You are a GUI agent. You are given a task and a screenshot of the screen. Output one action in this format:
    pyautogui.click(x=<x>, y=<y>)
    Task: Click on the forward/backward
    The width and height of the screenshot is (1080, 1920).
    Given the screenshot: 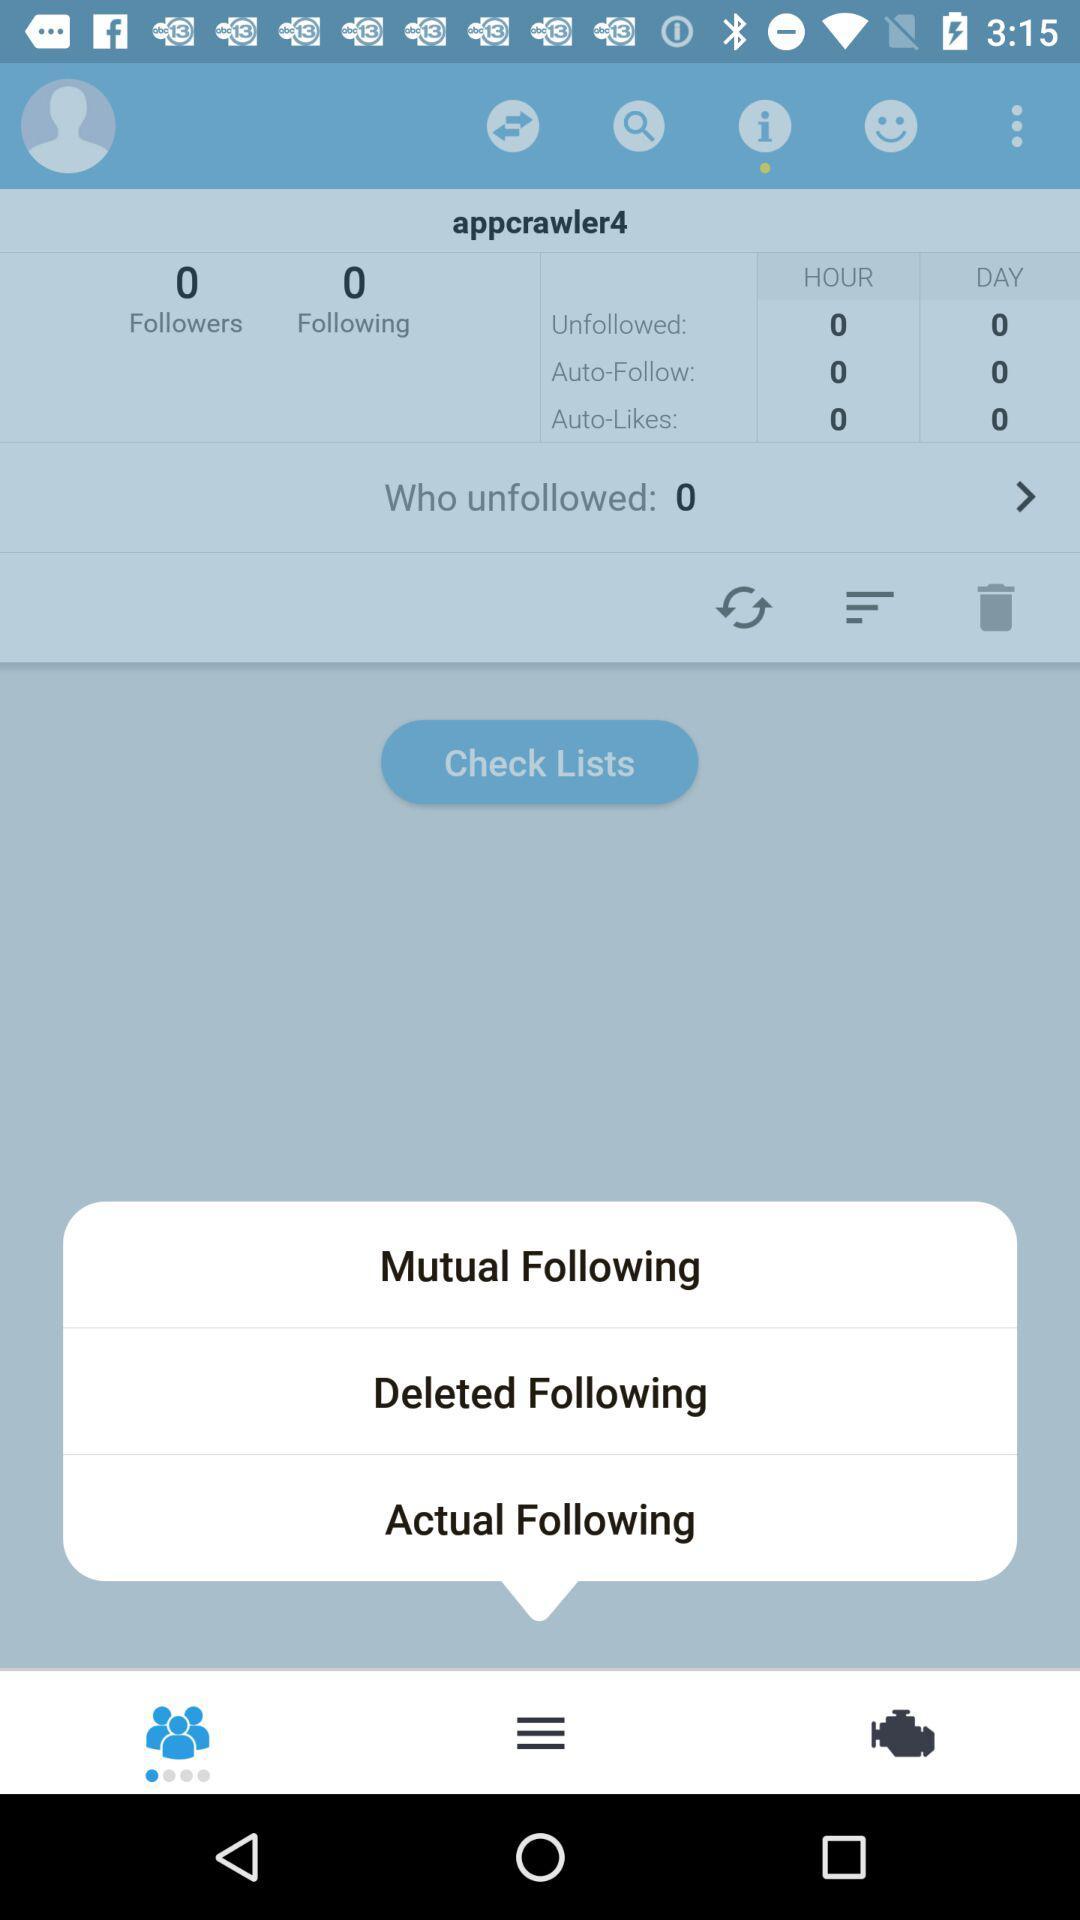 What is the action you would take?
    pyautogui.click(x=512, y=124)
    